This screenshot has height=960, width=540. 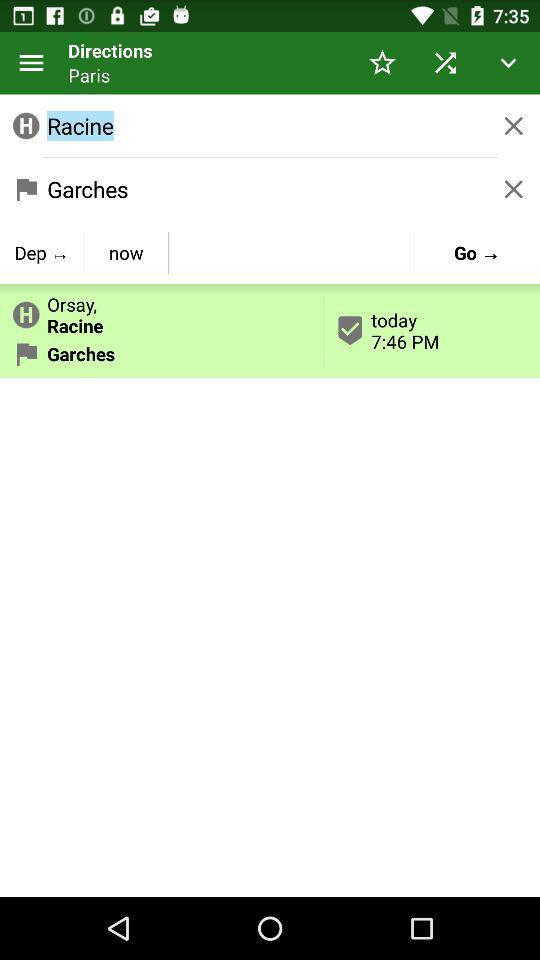 I want to click on icon next to now button, so click(x=42, y=251).